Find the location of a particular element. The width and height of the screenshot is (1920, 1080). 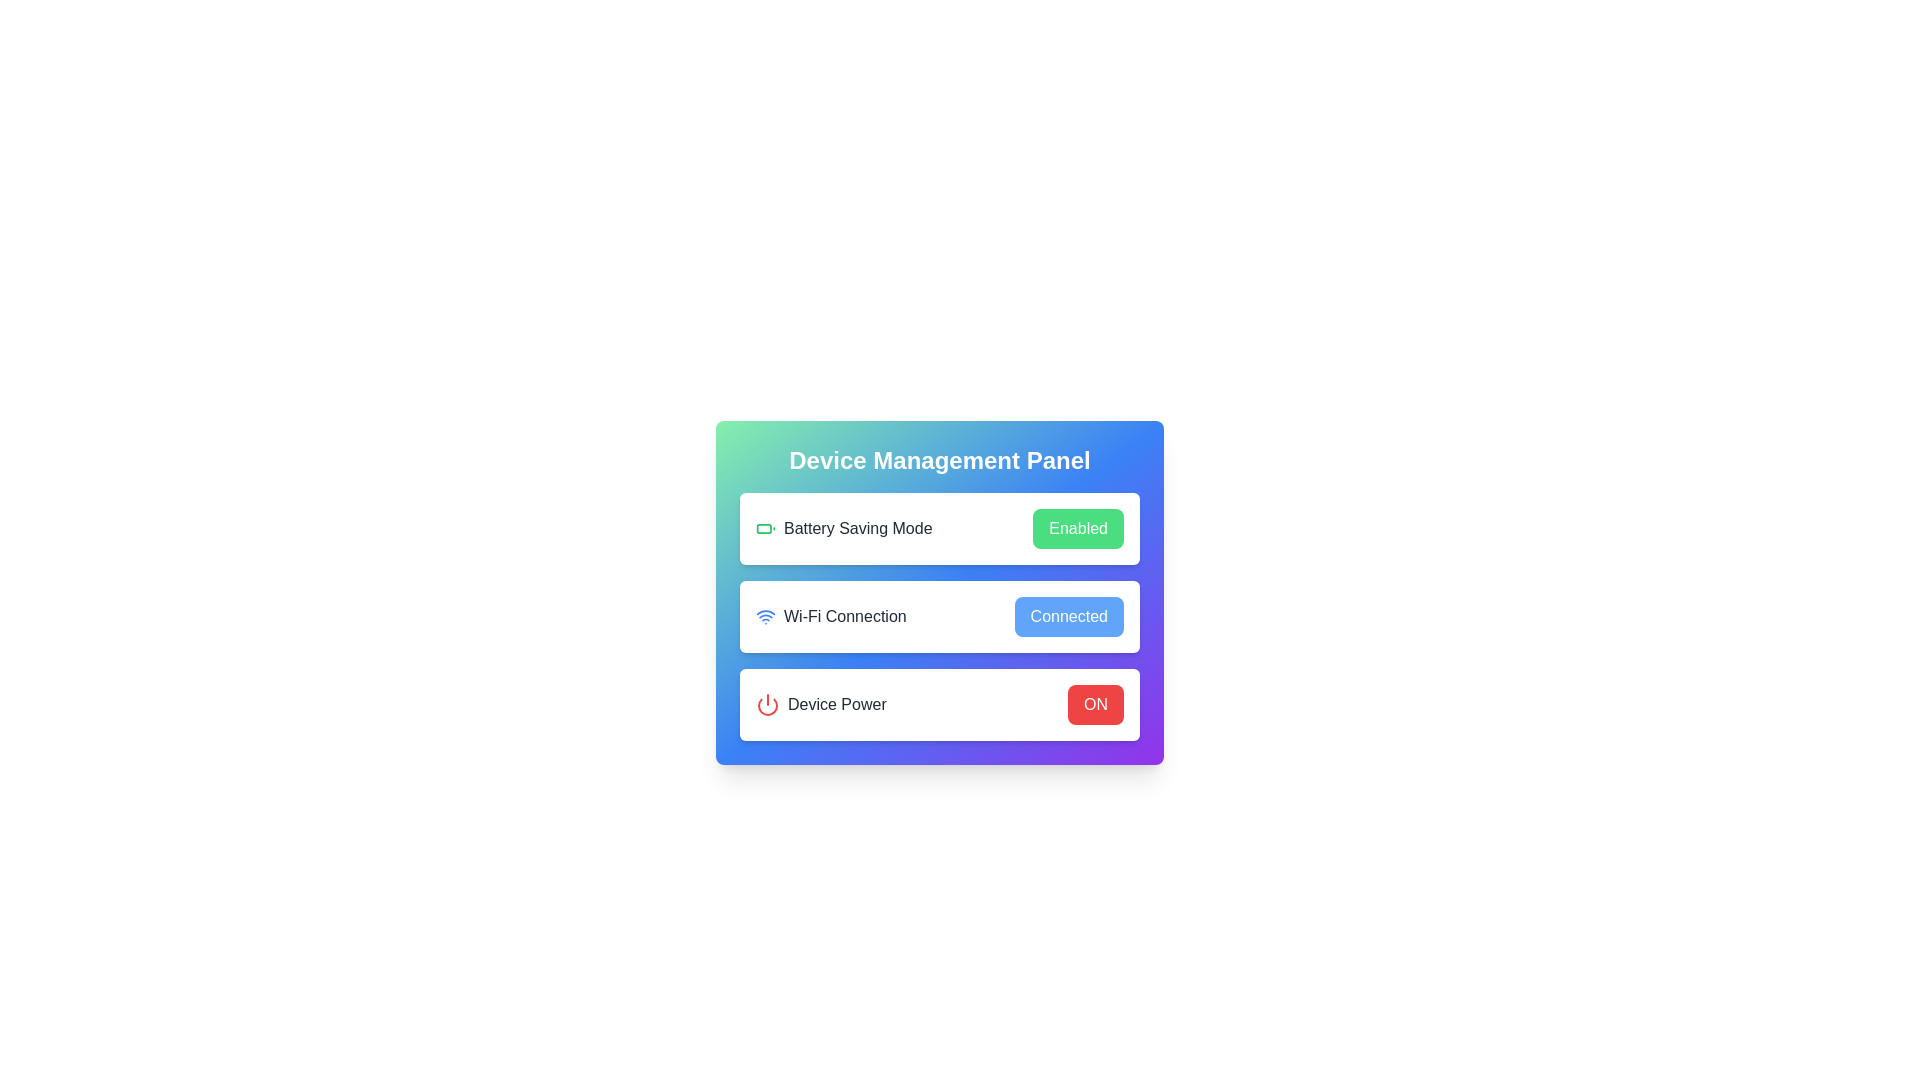

the Wi-Fi connection status icon located in the top-left corner of the 'Wi-Fi Connection' row, which precedes the textual label is located at coordinates (765, 616).